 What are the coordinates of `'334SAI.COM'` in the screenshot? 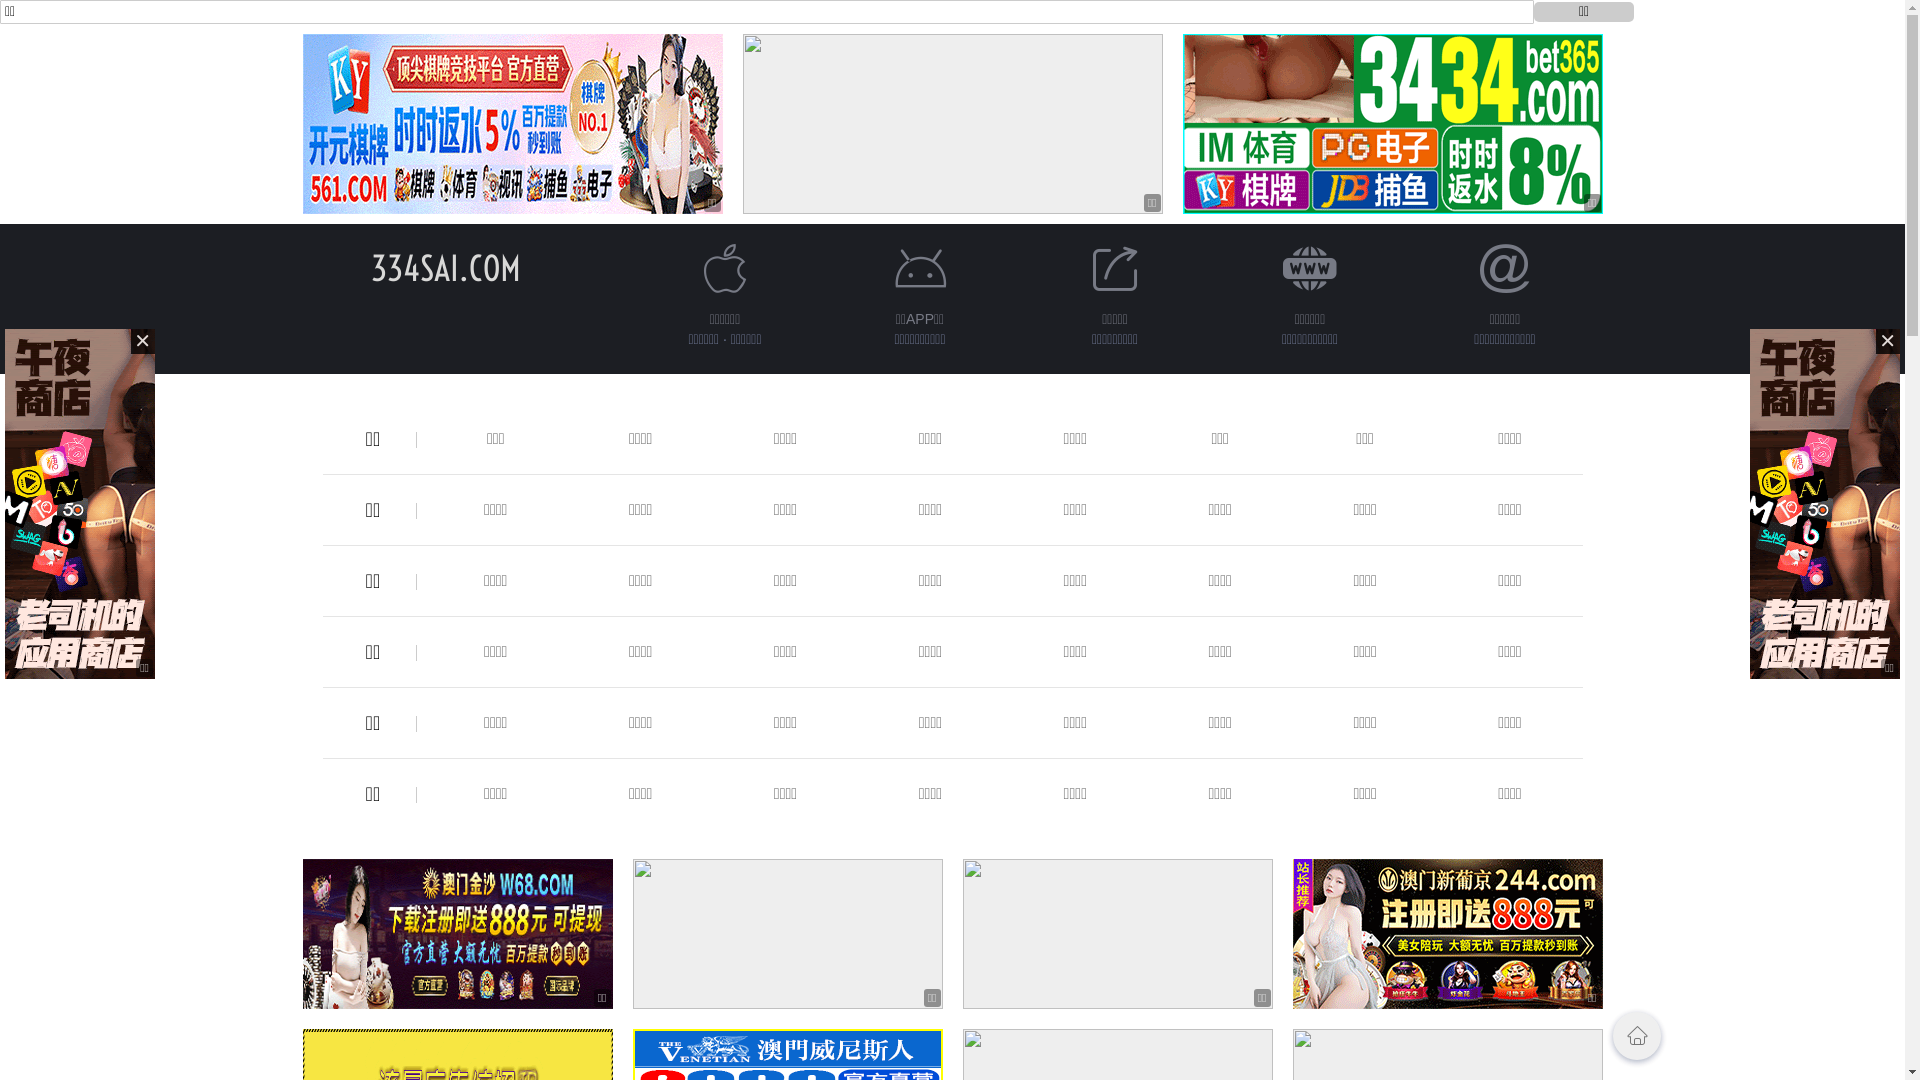 It's located at (444, 267).